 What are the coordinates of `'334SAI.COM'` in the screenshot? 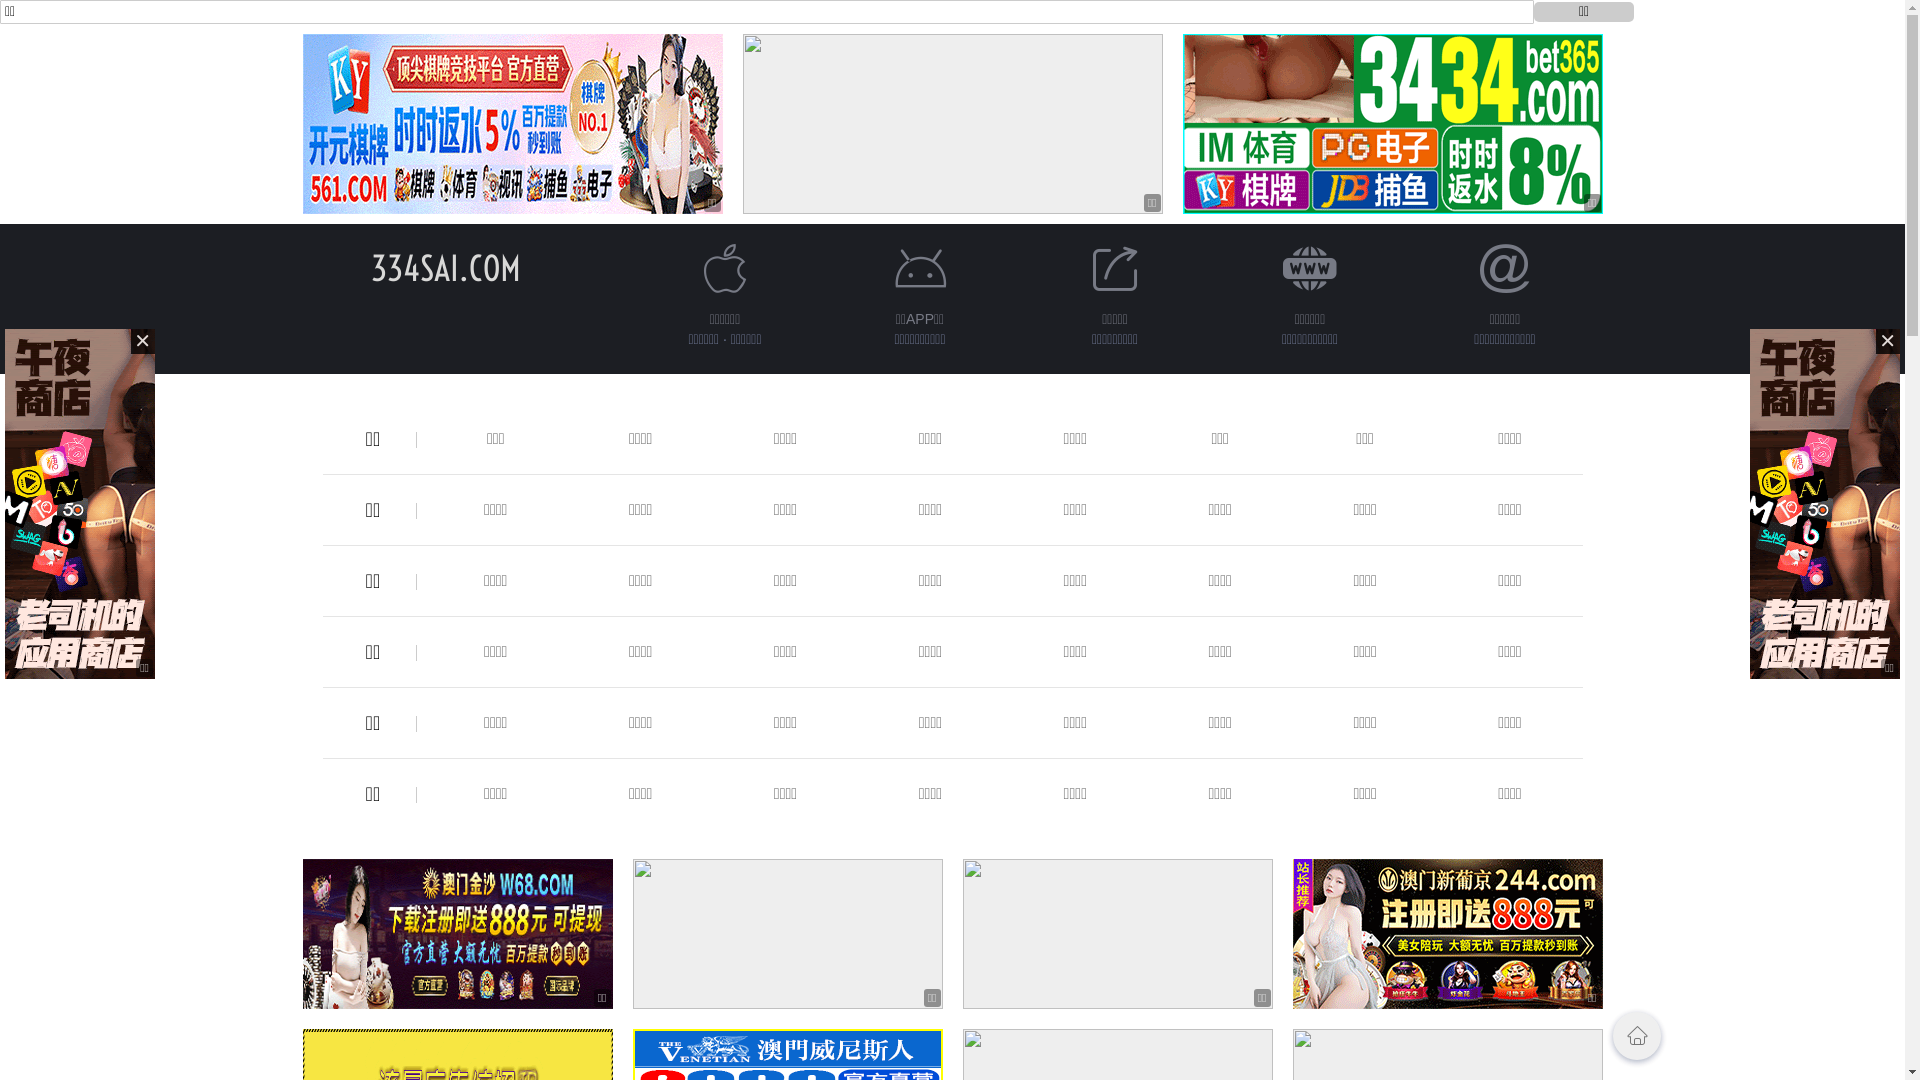 It's located at (444, 267).